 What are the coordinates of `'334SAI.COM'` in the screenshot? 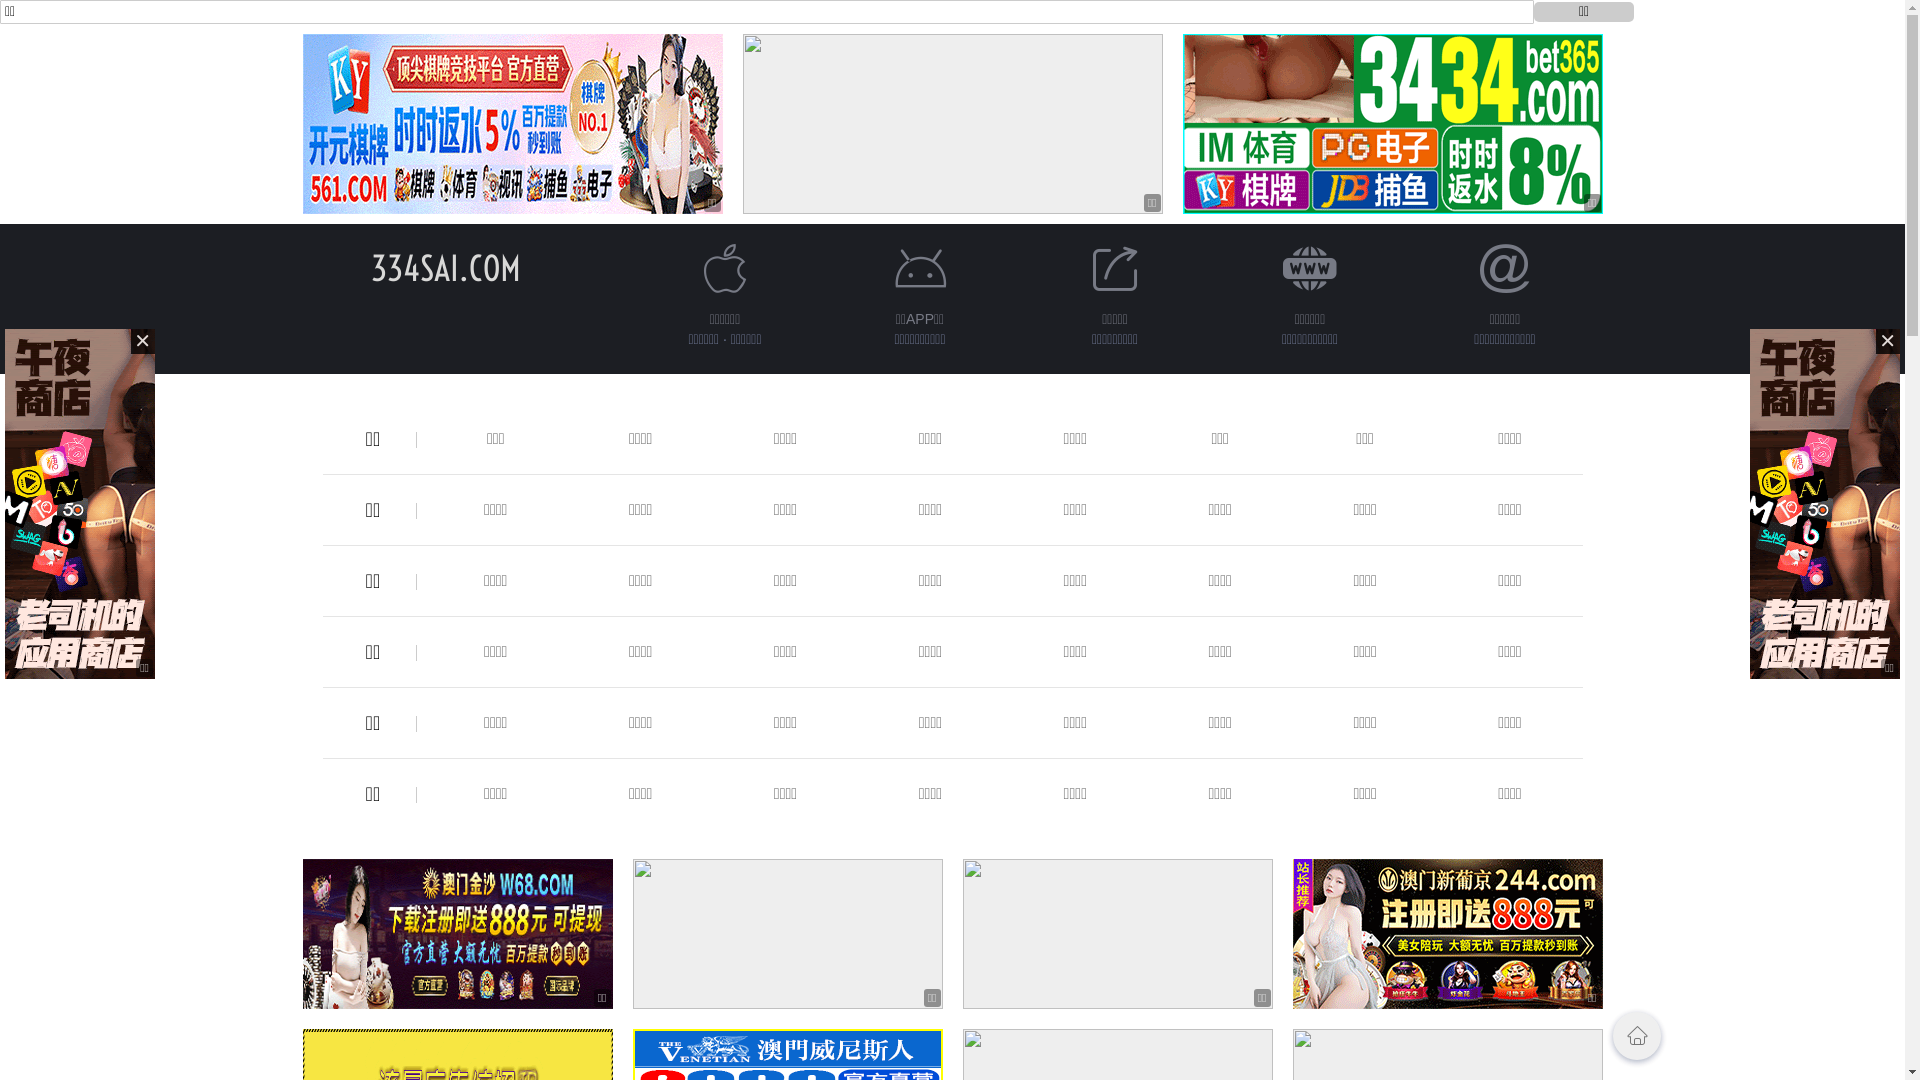 It's located at (444, 267).